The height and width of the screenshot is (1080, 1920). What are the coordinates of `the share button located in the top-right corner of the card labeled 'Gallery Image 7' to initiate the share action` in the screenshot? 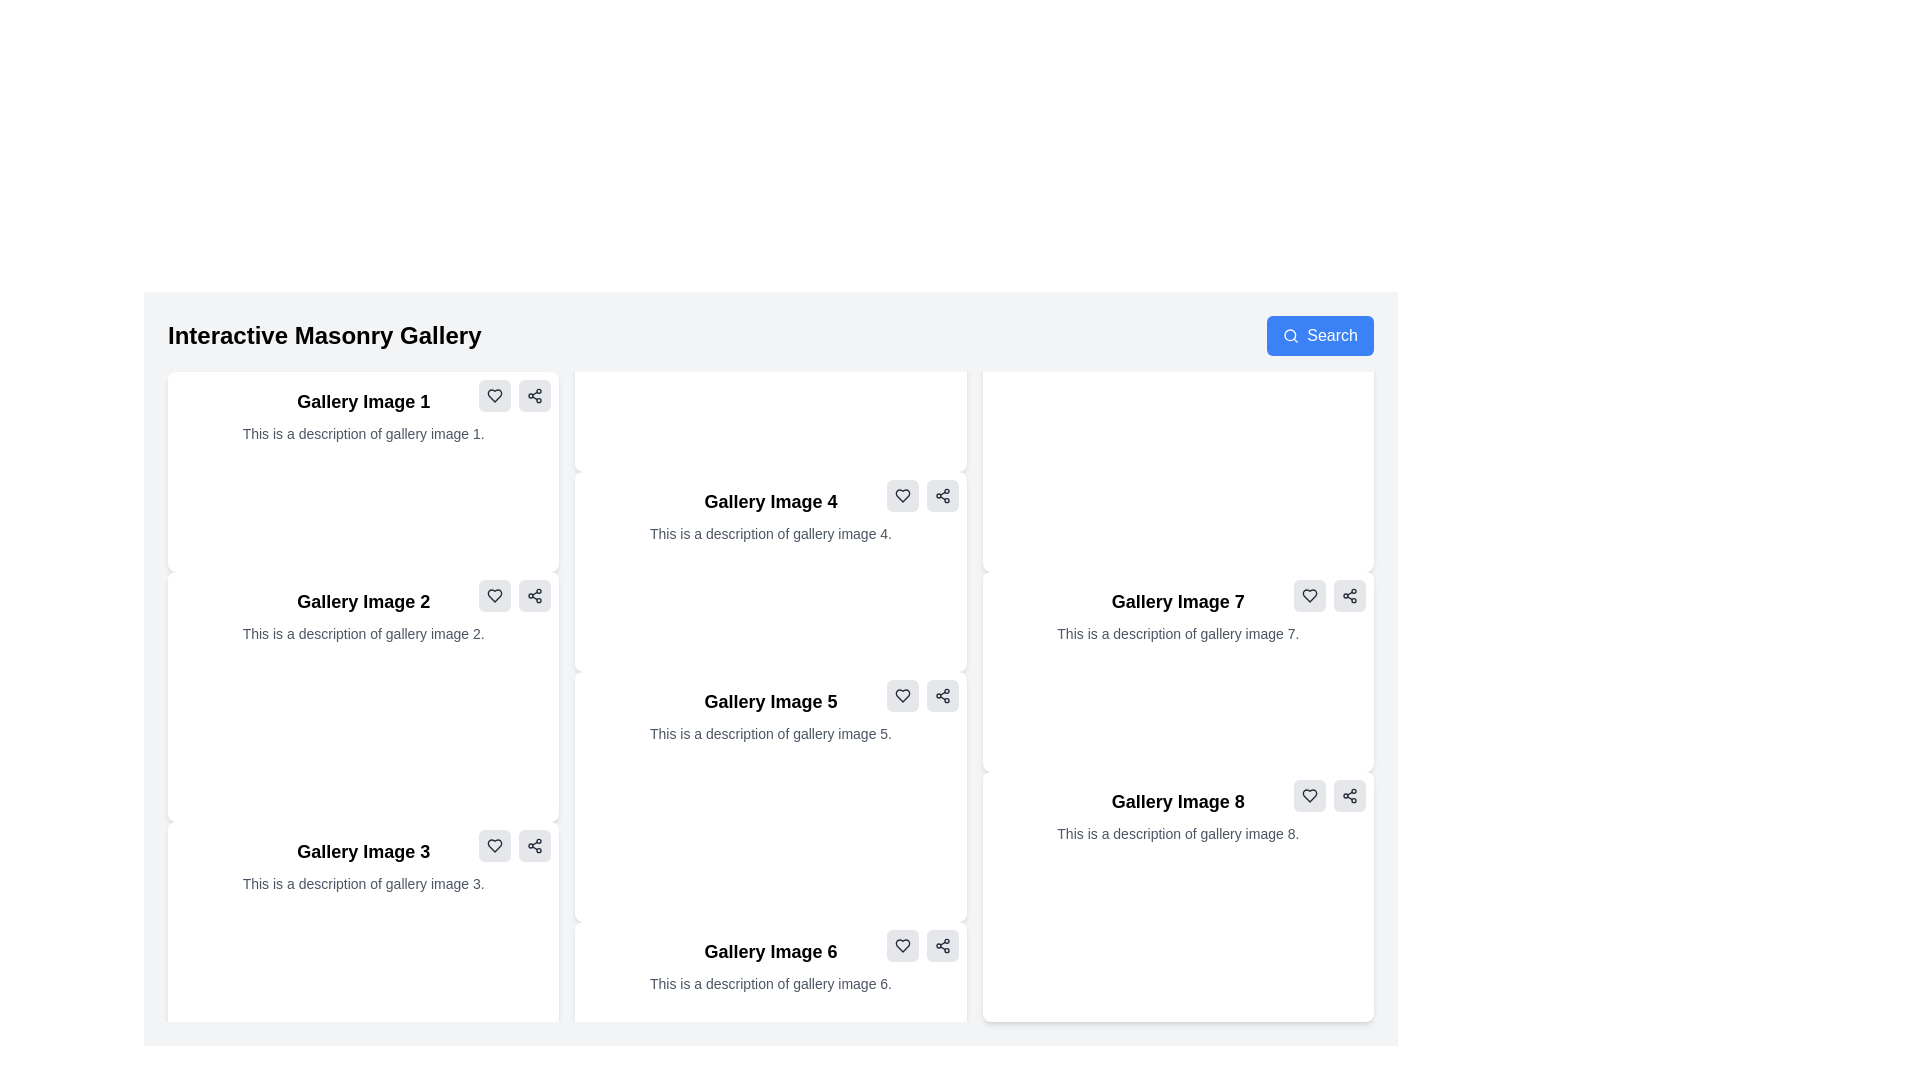 It's located at (1349, 595).